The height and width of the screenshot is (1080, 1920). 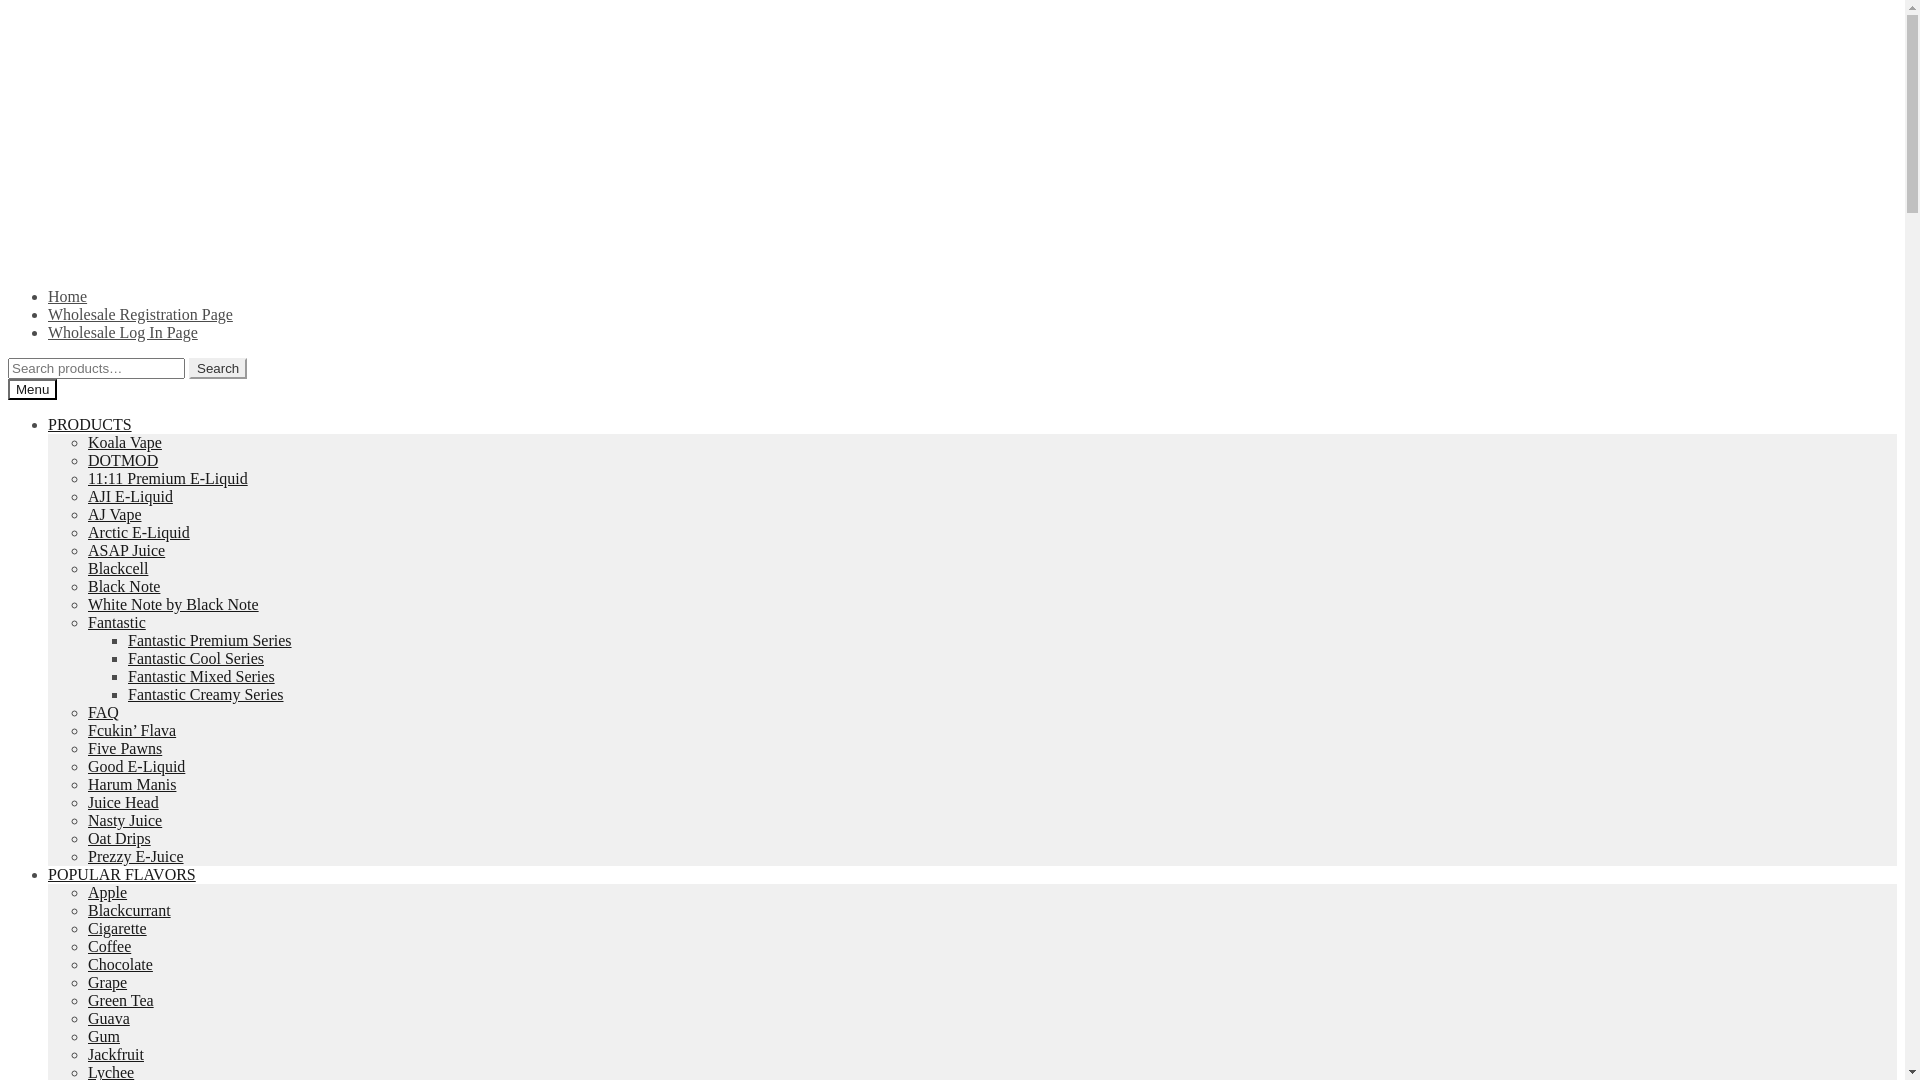 What do you see at coordinates (86, 621) in the screenshot?
I see `'Fantastic'` at bounding box center [86, 621].